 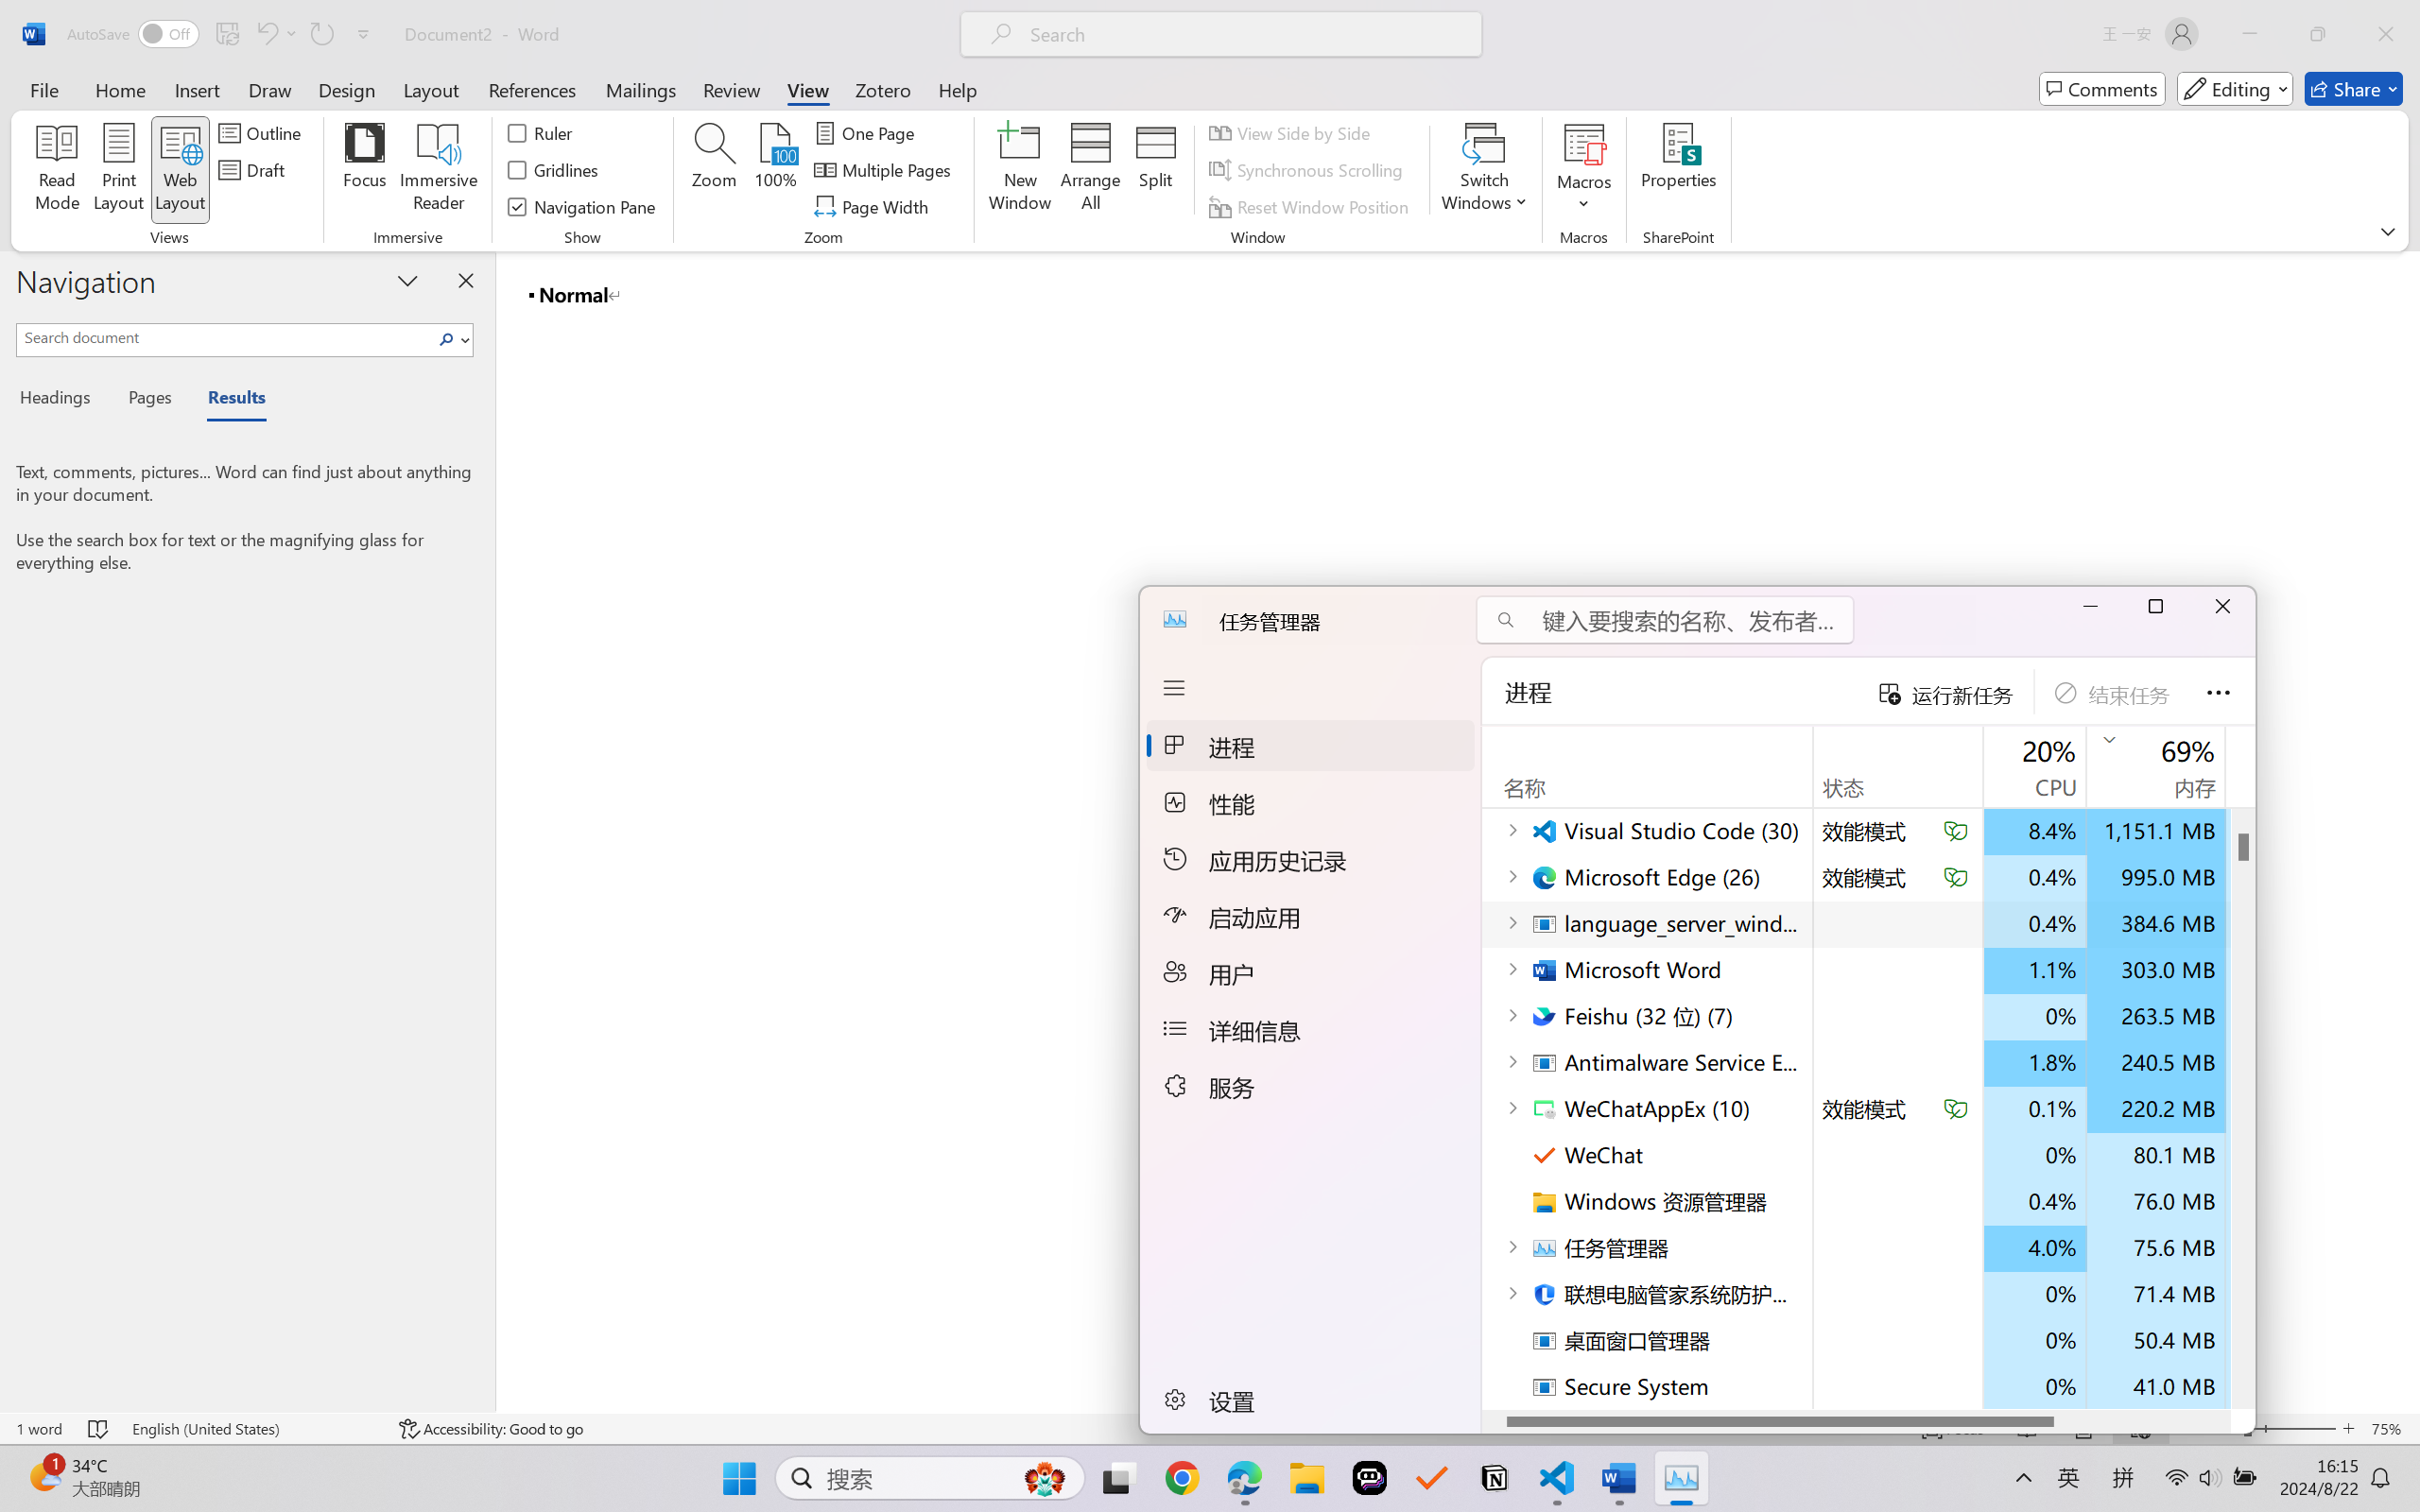 What do you see at coordinates (2102, 88) in the screenshot?
I see `'Comments'` at bounding box center [2102, 88].